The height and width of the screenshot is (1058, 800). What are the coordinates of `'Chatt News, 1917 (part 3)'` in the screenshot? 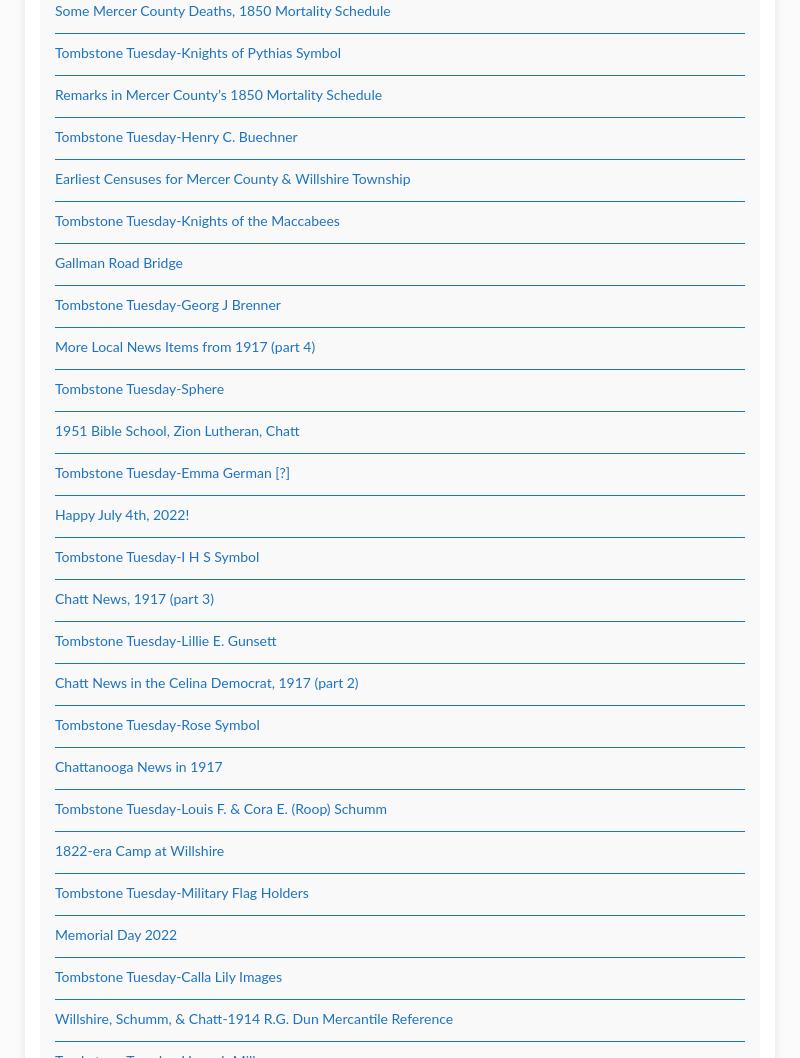 It's located at (134, 599).